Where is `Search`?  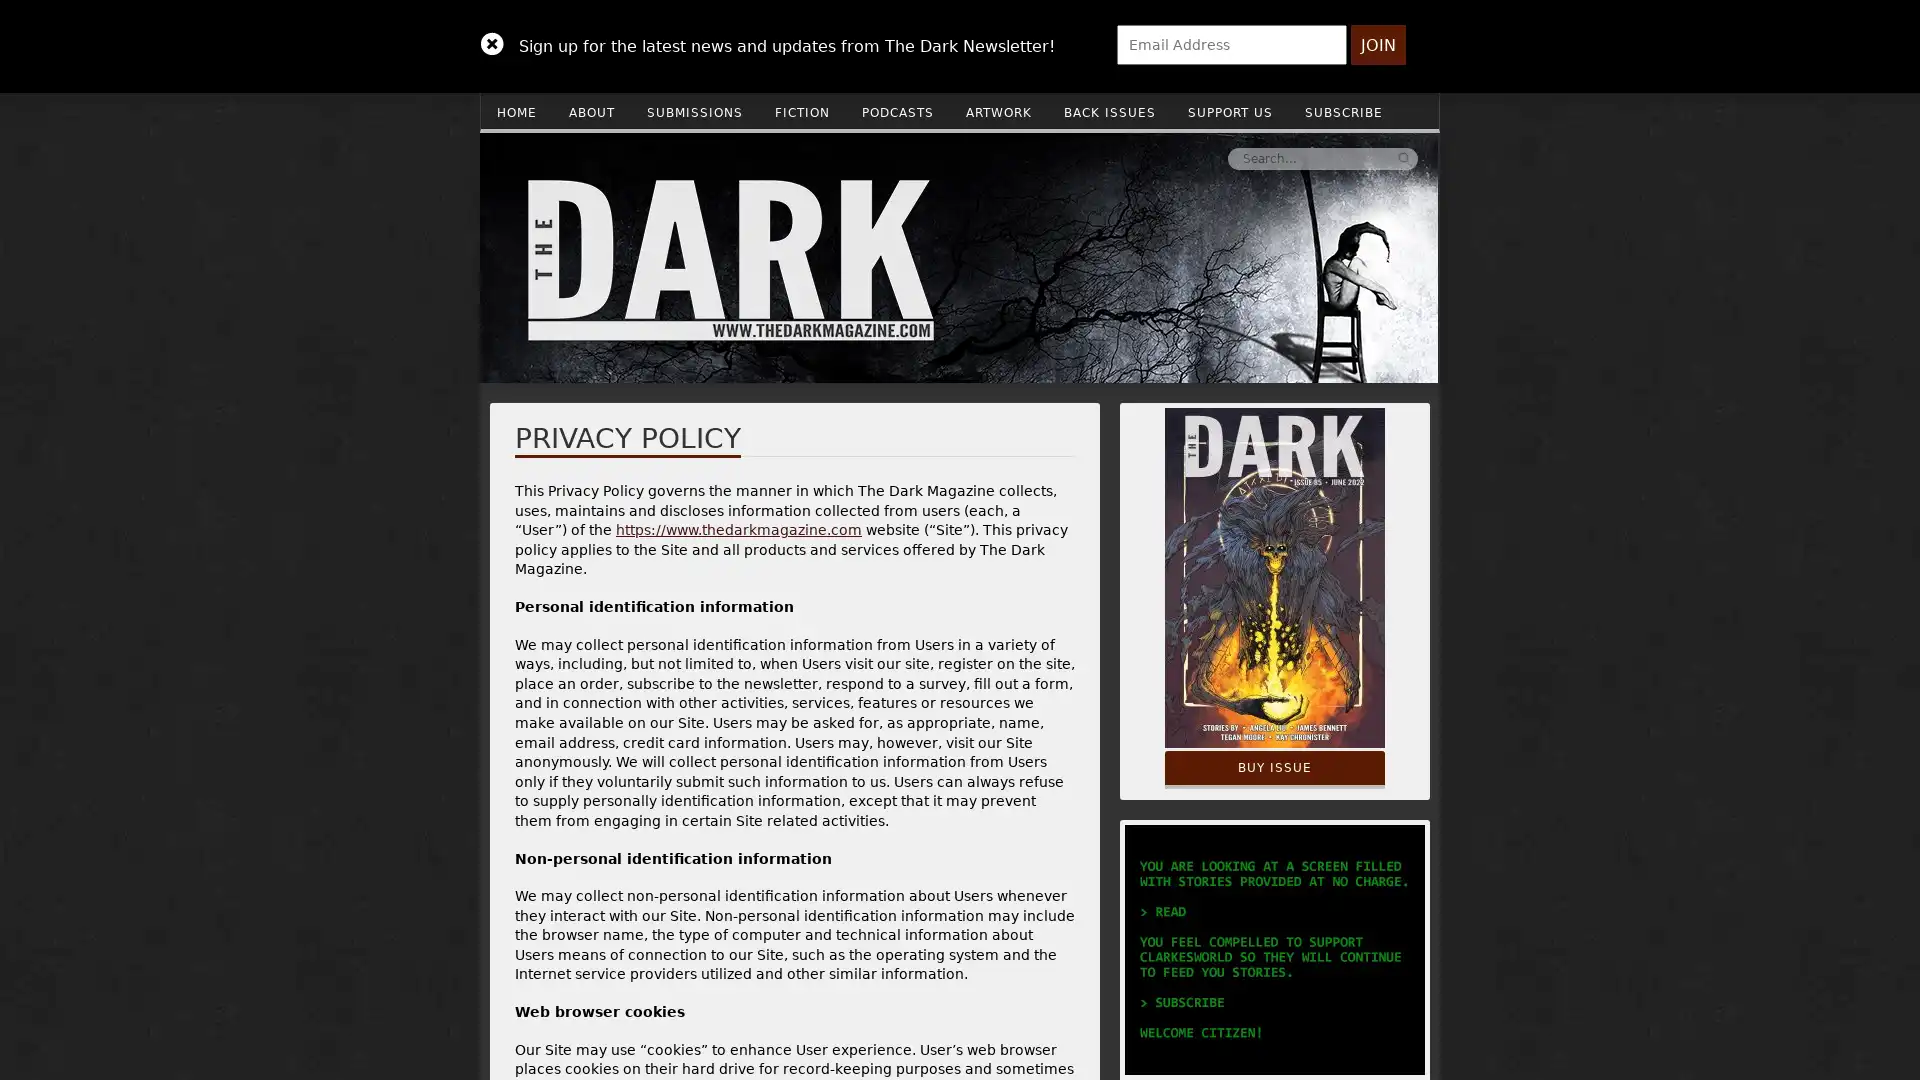 Search is located at coordinates (1103, 157).